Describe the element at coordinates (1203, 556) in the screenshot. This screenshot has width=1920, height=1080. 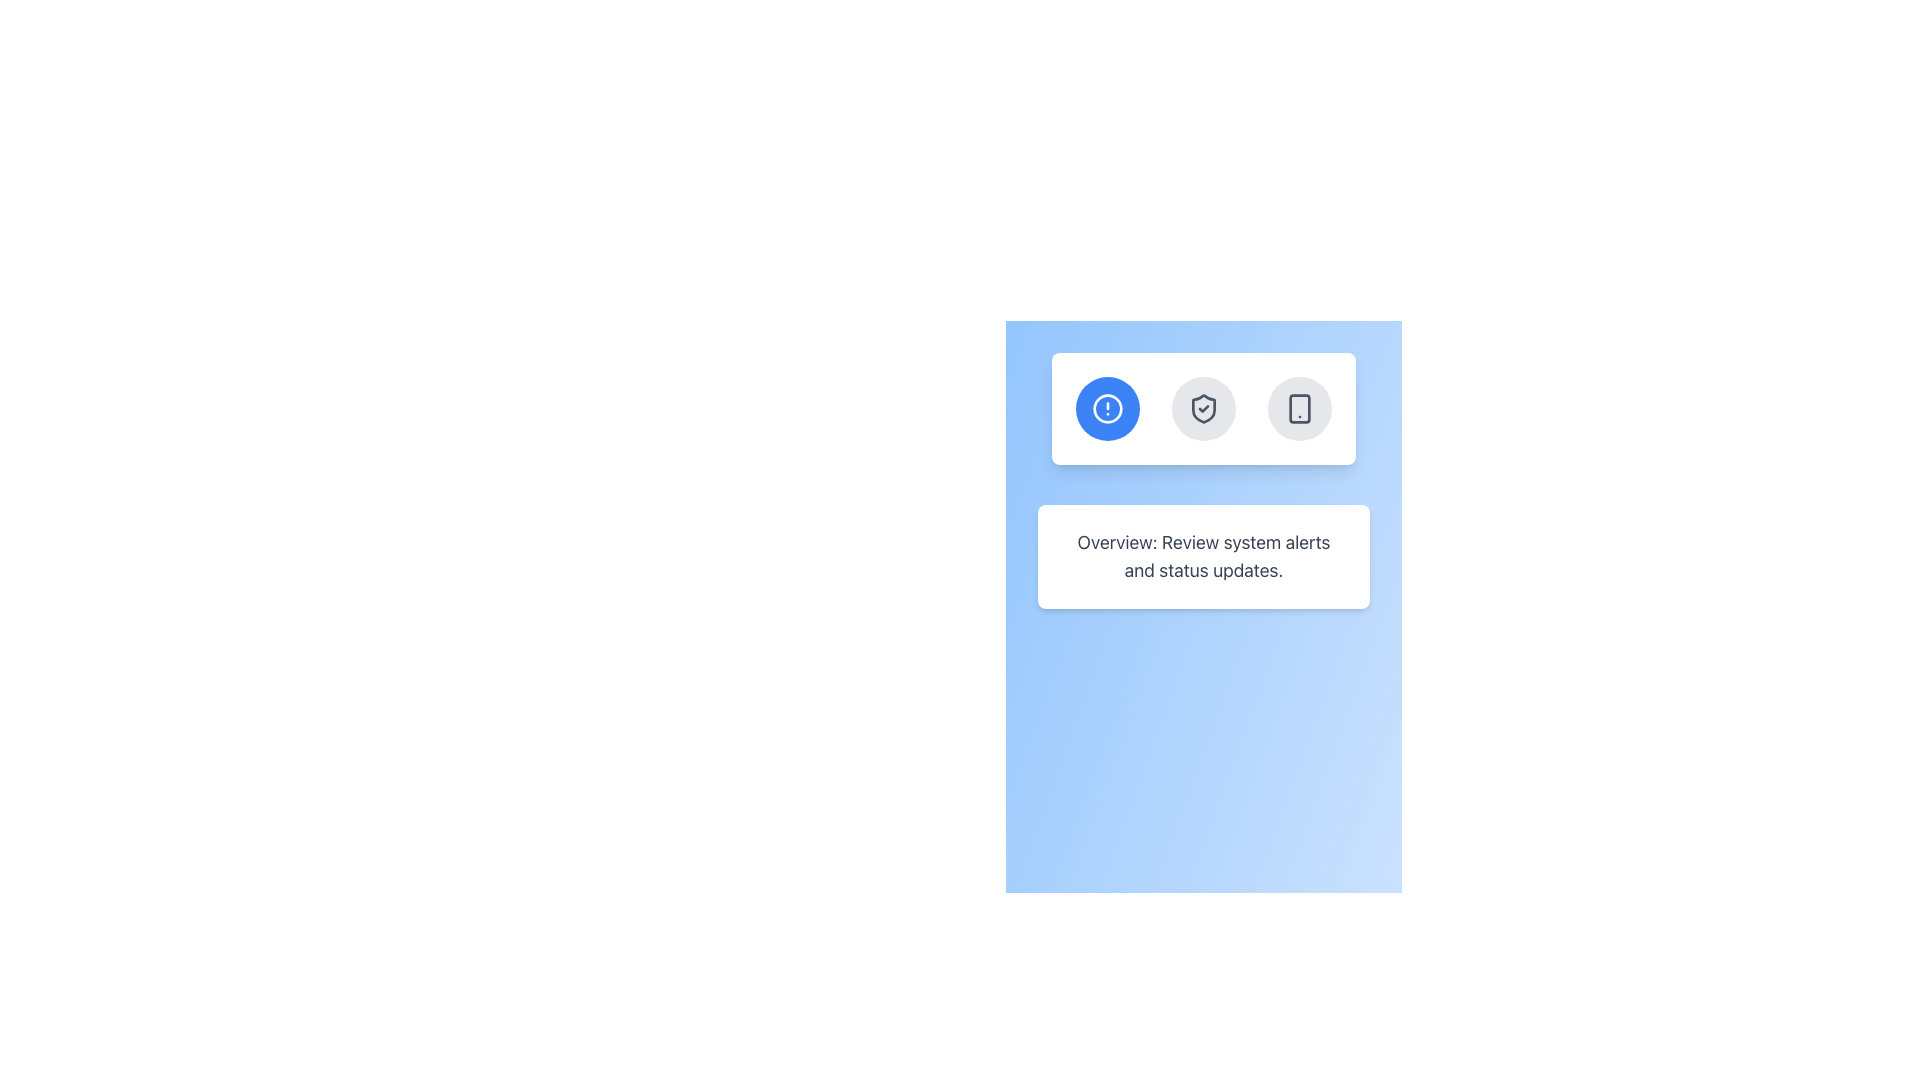
I see `informational content from the text block located centrally below the row of three circular buttons` at that location.